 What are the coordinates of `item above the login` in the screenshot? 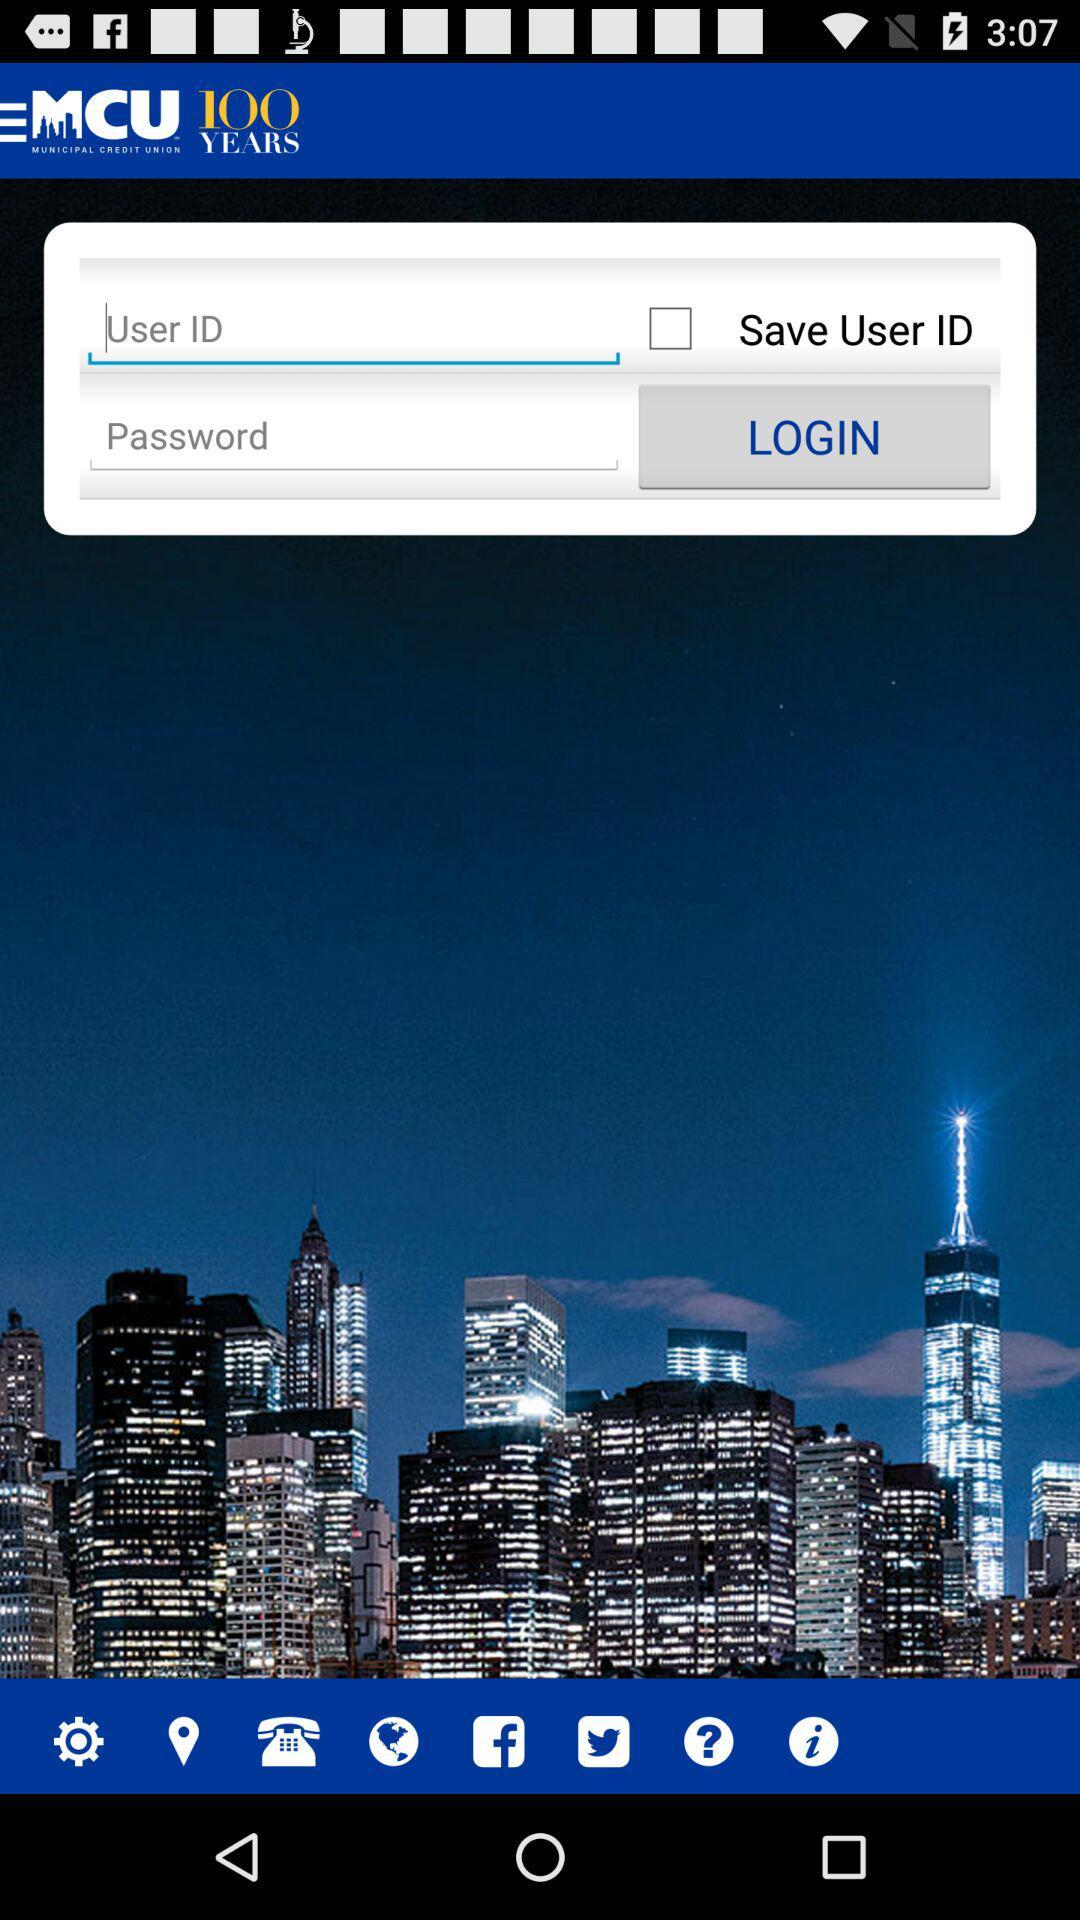 It's located at (814, 328).